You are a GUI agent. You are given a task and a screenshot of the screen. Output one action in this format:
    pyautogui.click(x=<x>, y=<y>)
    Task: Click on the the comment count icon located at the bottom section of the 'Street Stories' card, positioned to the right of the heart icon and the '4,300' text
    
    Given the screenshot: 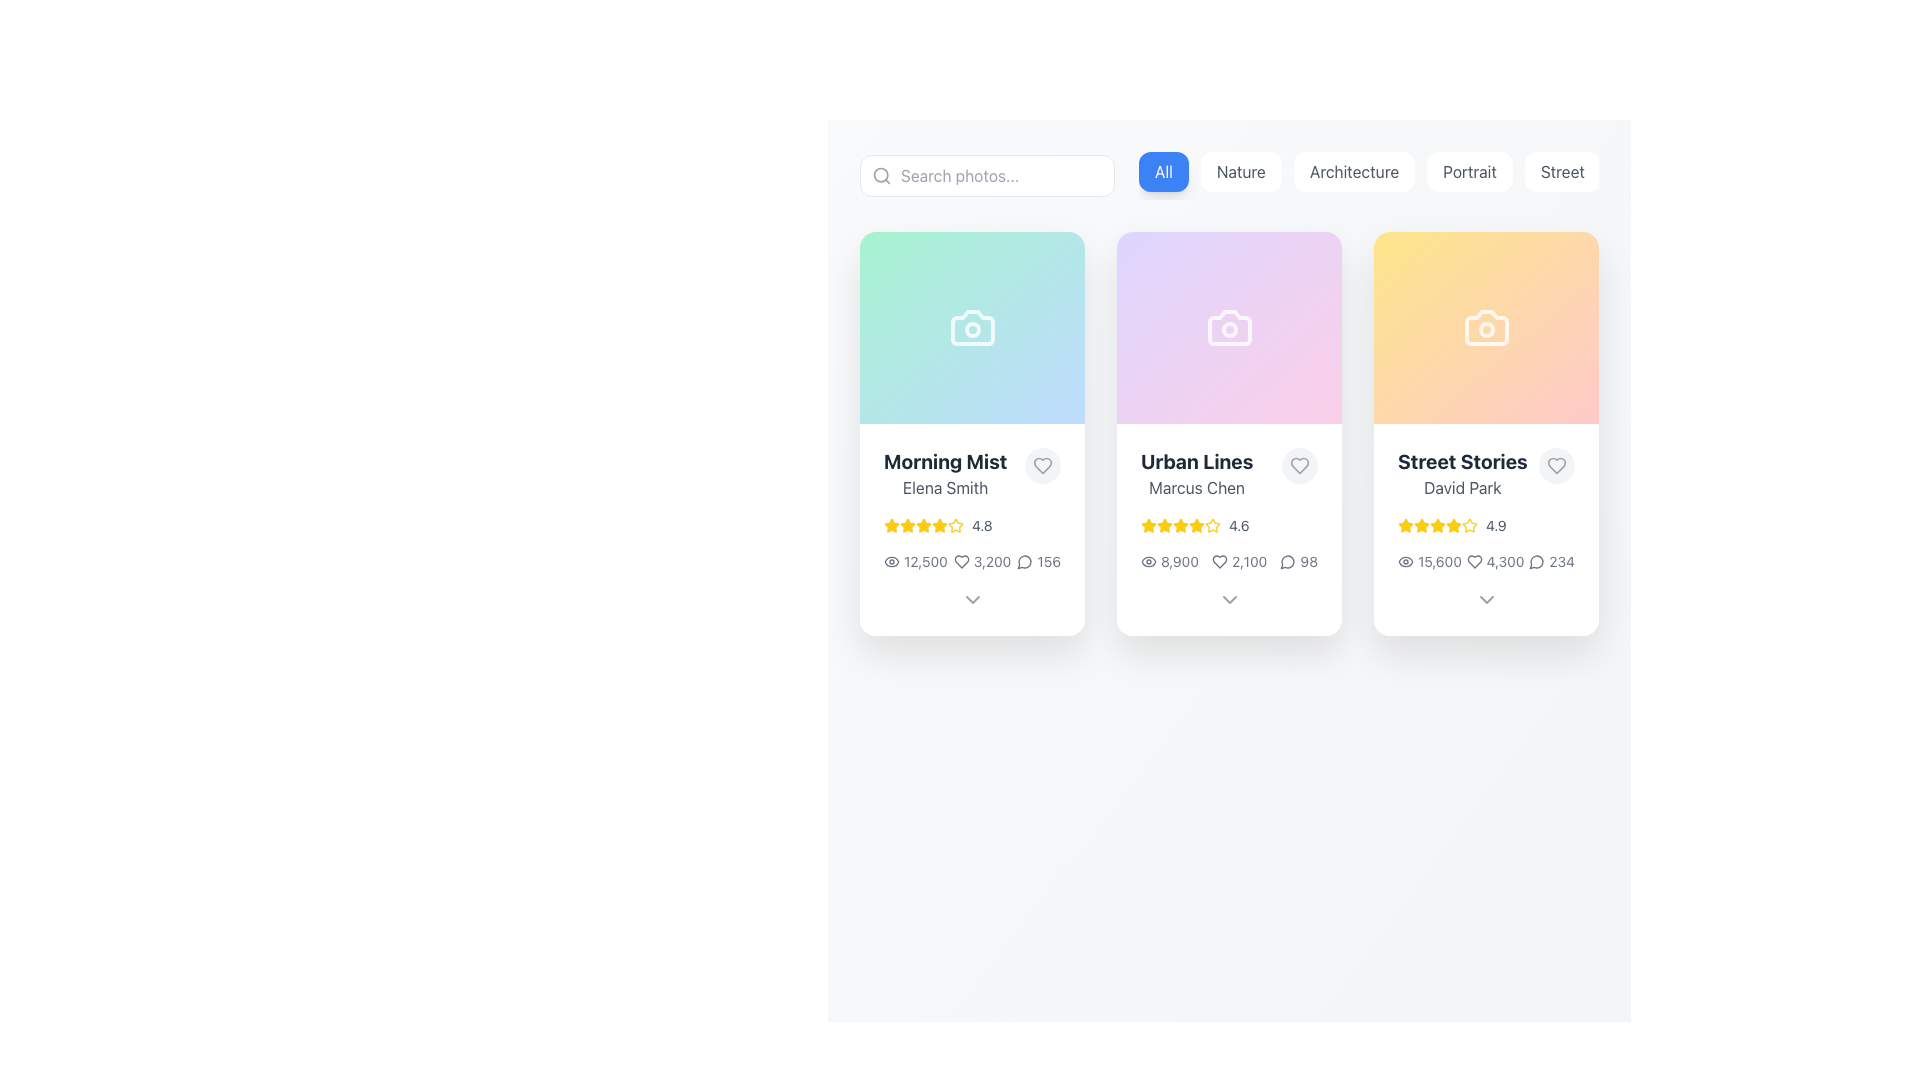 What is the action you would take?
    pyautogui.click(x=1536, y=562)
    